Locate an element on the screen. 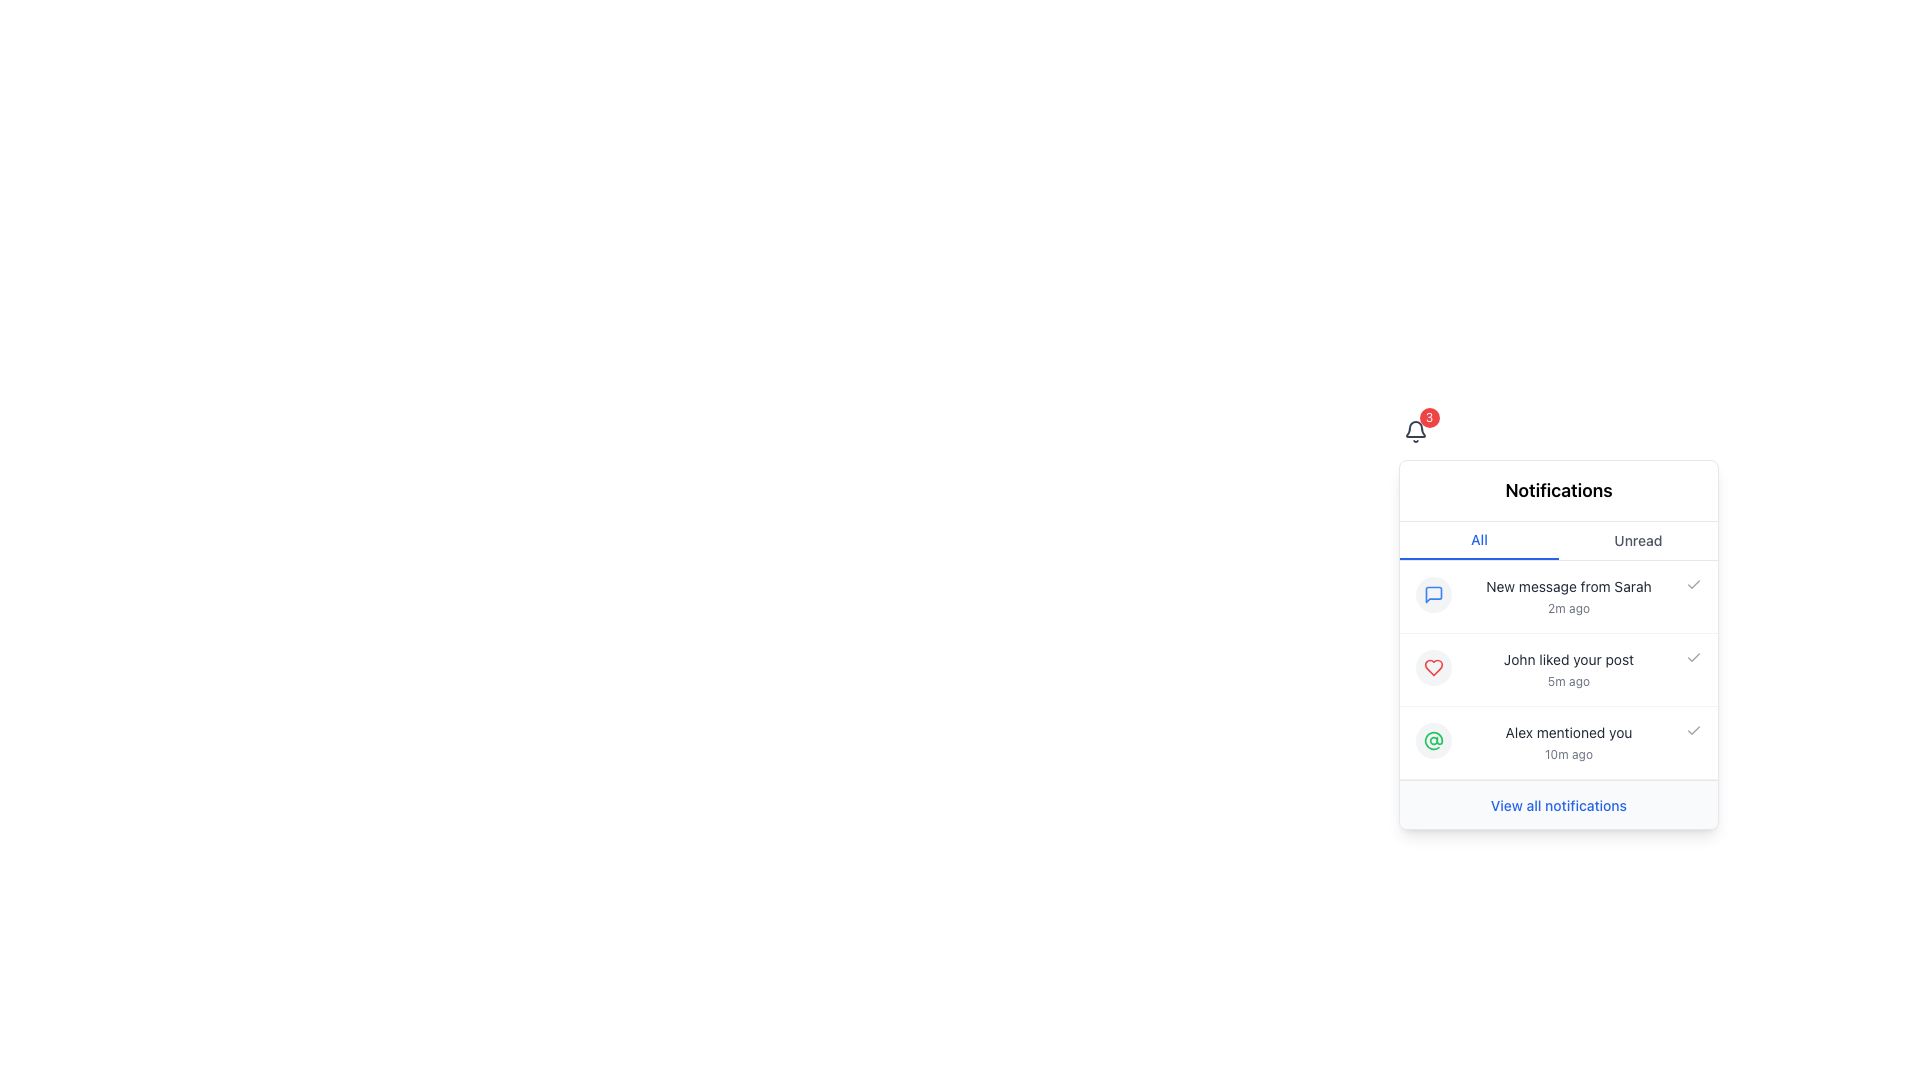 This screenshot has height=1080, width=1920. the third notification in the dropdown that informs the user that Alex mentioned them, to perhaps show additional details is located at coordinates (1568, 743).